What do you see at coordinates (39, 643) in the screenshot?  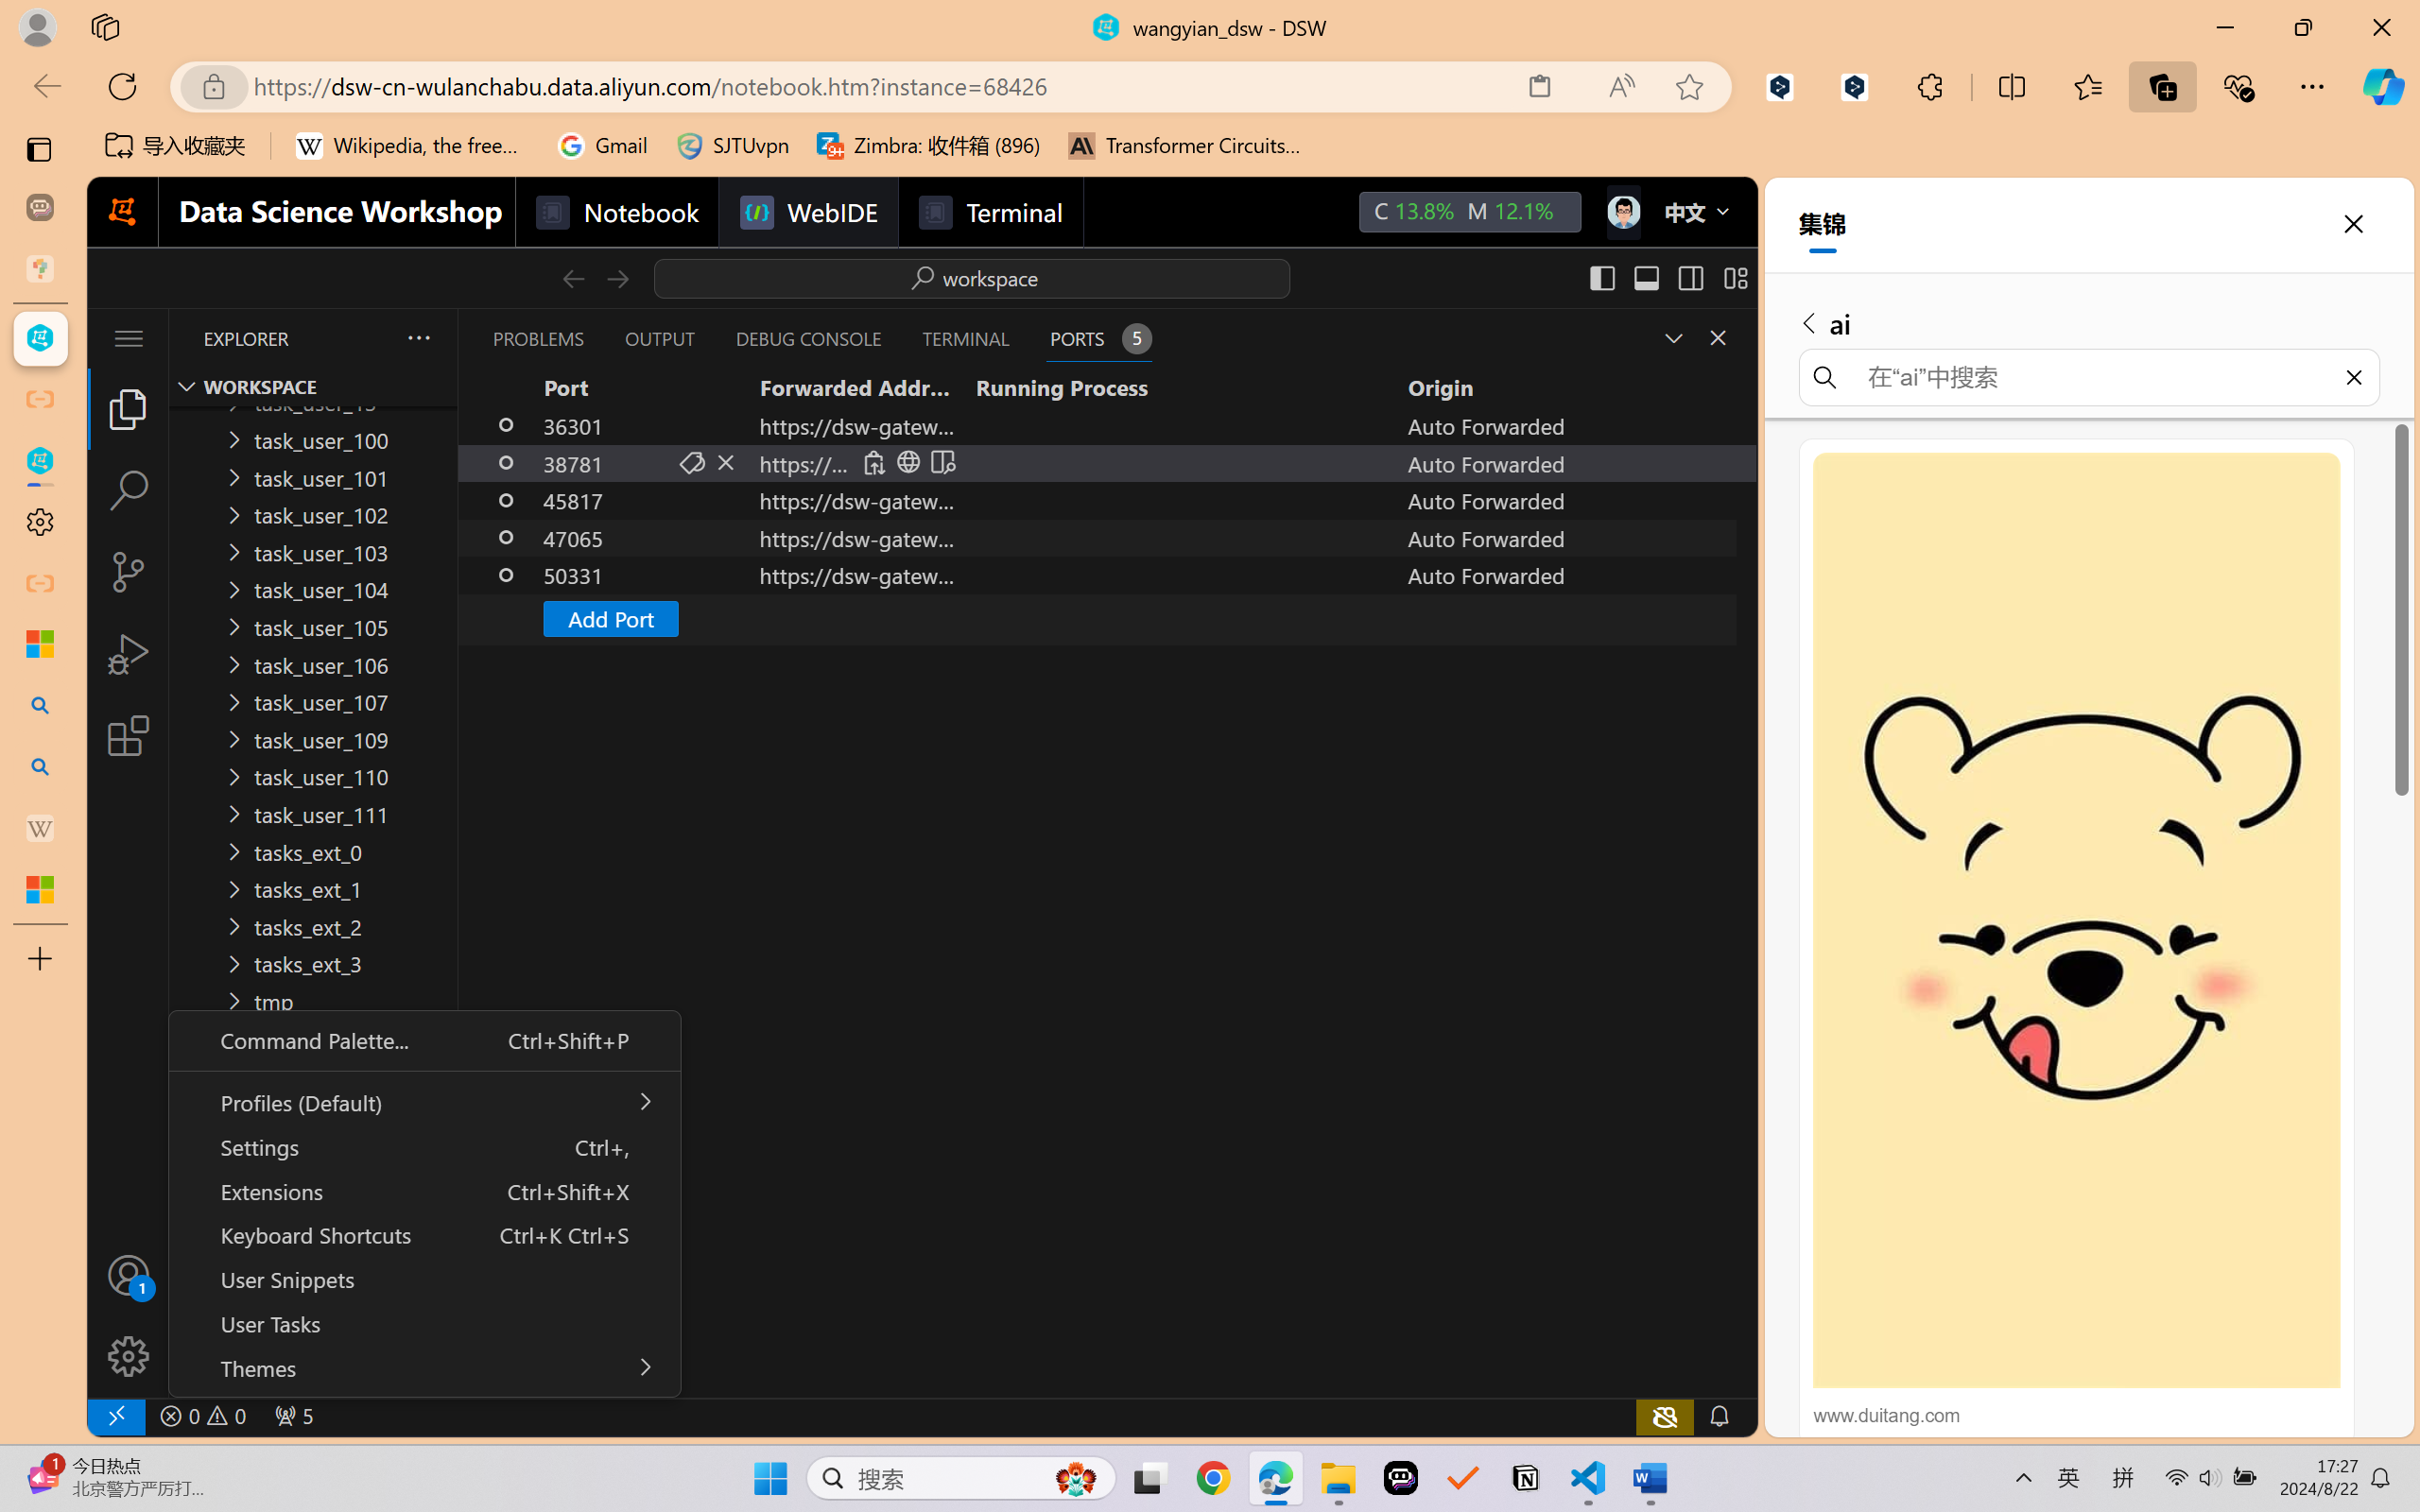 I see `'Microsoft security help and learning'` at bounding box center [39, 643].